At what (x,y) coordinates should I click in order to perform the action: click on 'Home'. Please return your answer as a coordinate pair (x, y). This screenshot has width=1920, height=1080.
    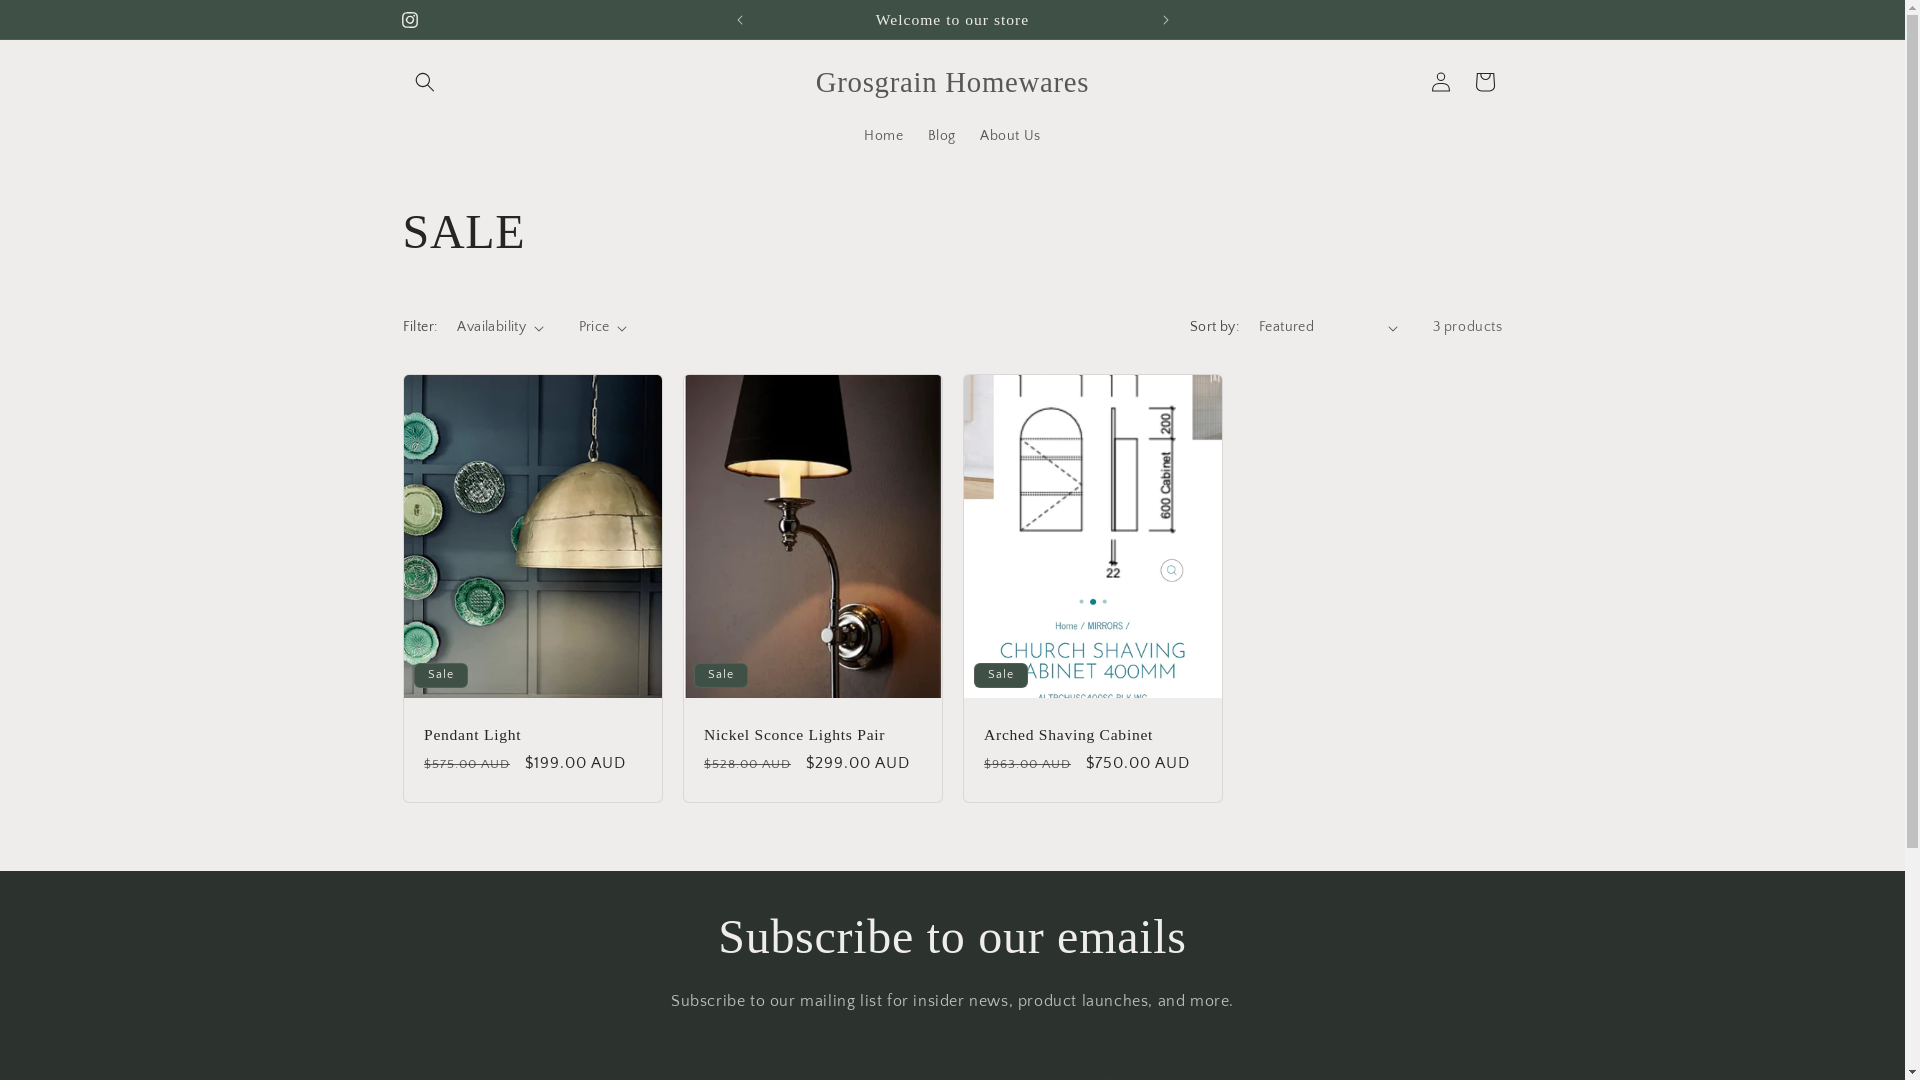
    Looking at the image, I should click on (882, 135).